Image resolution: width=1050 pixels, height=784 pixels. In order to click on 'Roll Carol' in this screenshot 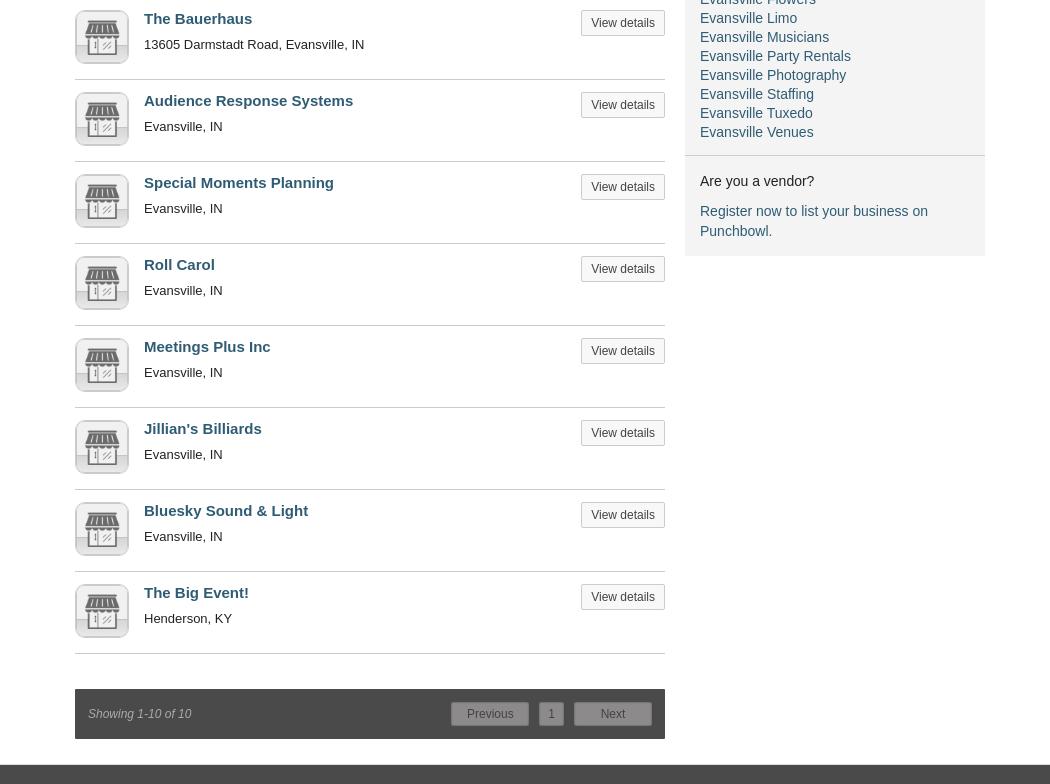, I will do `click(179, 264)`.